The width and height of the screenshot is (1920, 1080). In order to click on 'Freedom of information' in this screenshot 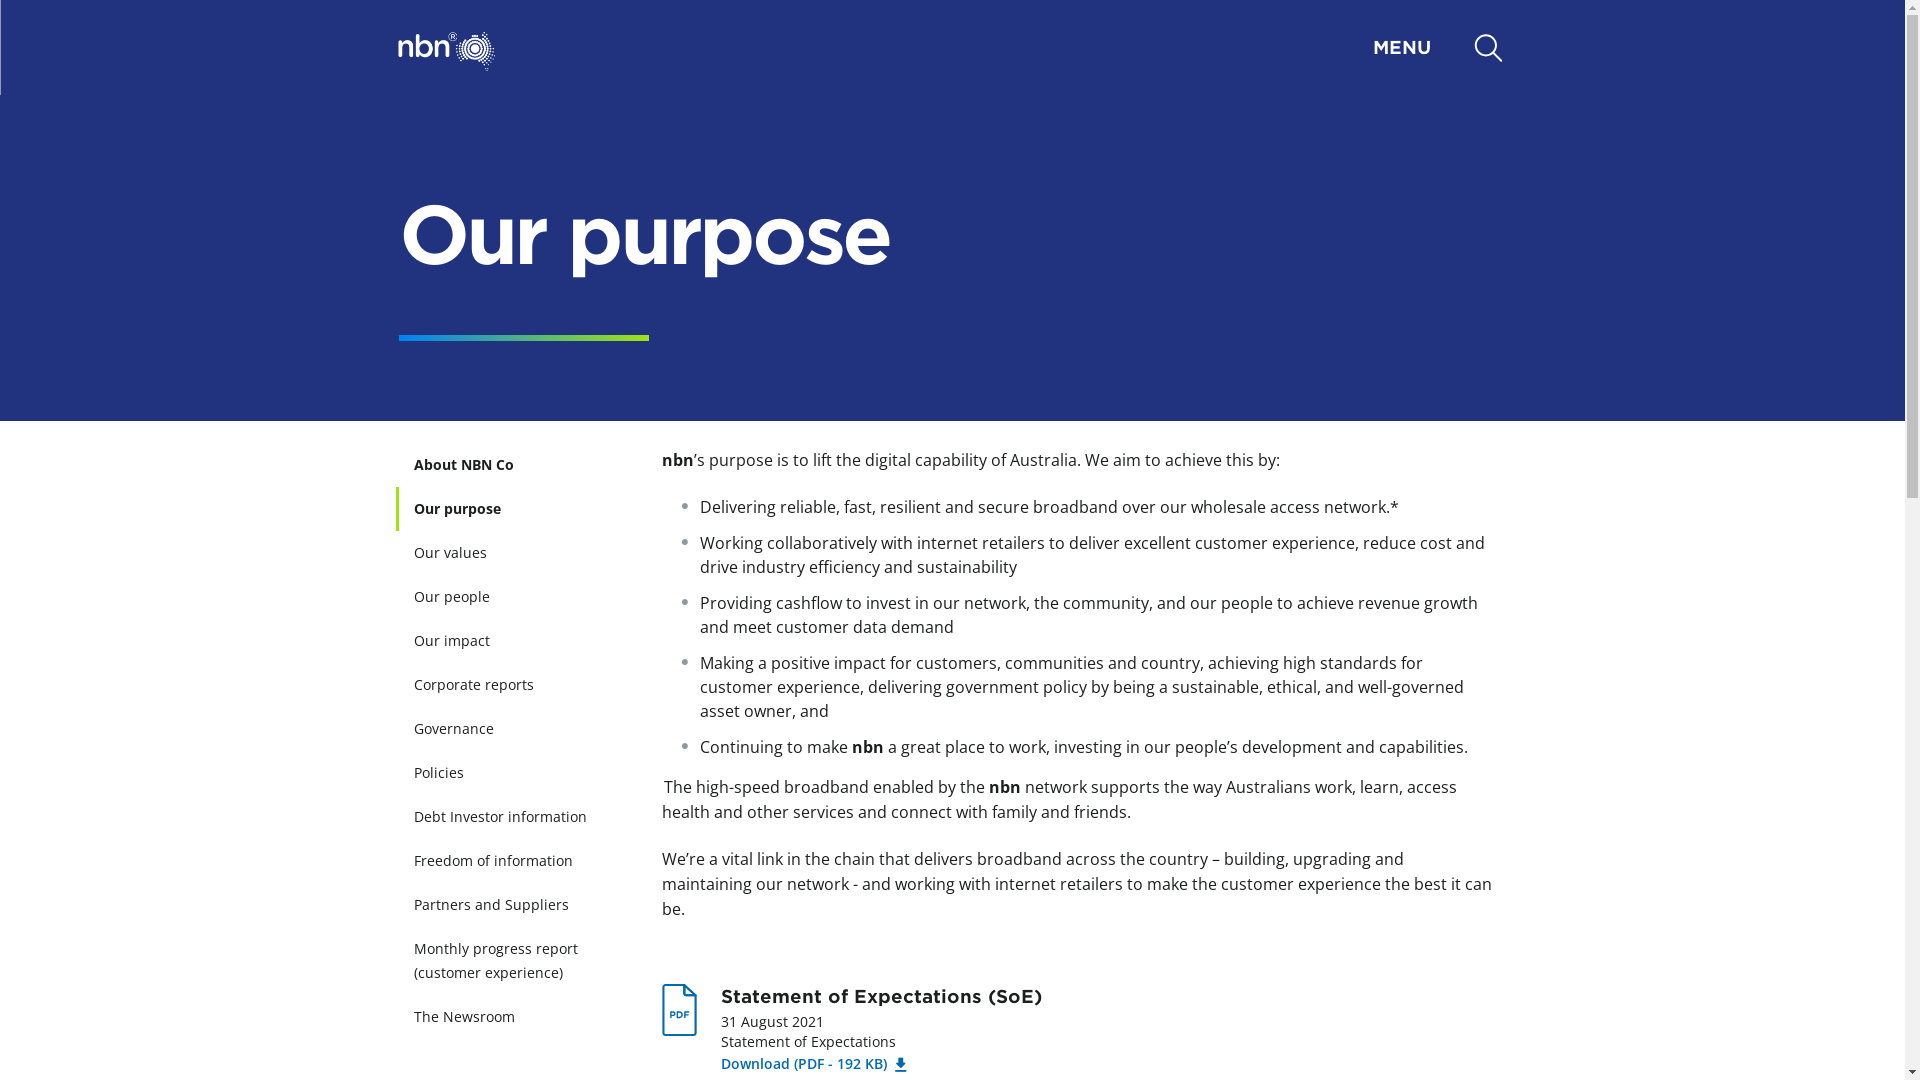, I will do `click(512, 859)`.